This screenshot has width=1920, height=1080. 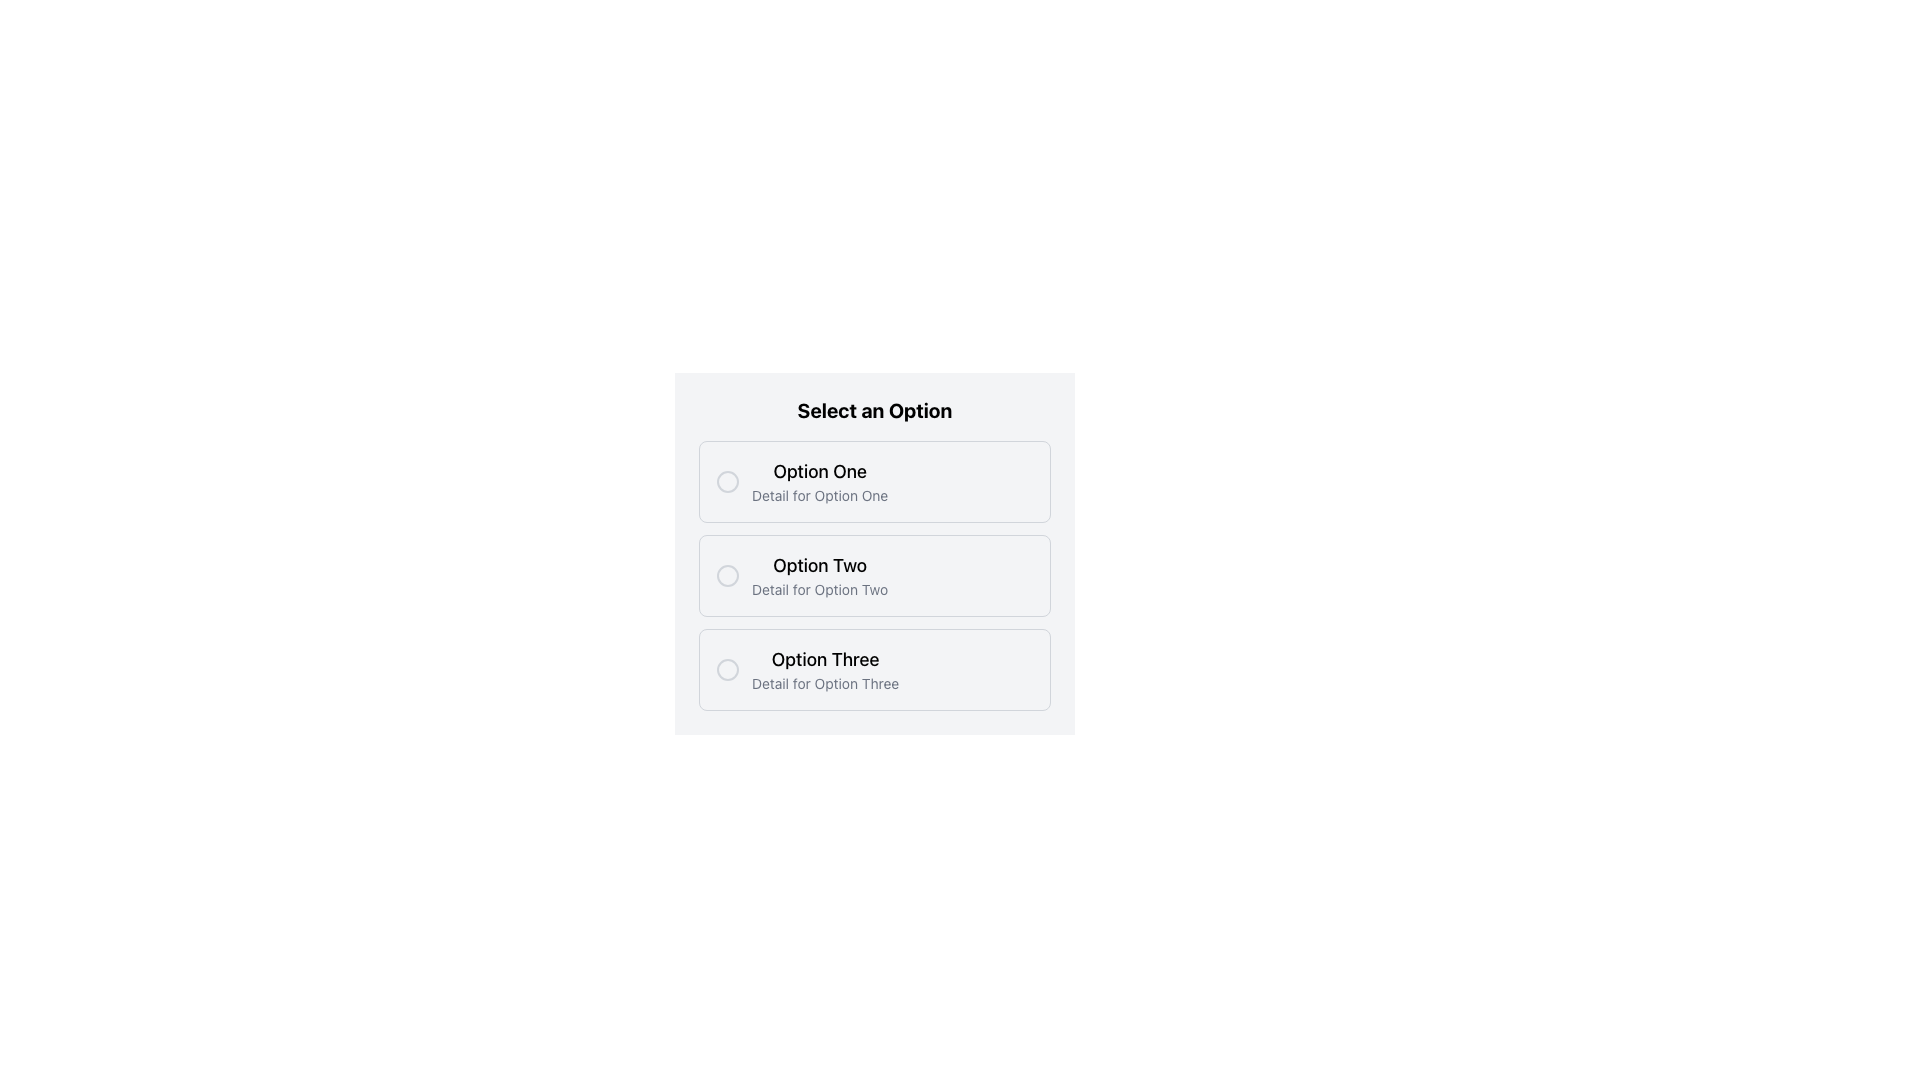 I want to click on the first radio button labeled 'Option One', so click(x=727, y=482).